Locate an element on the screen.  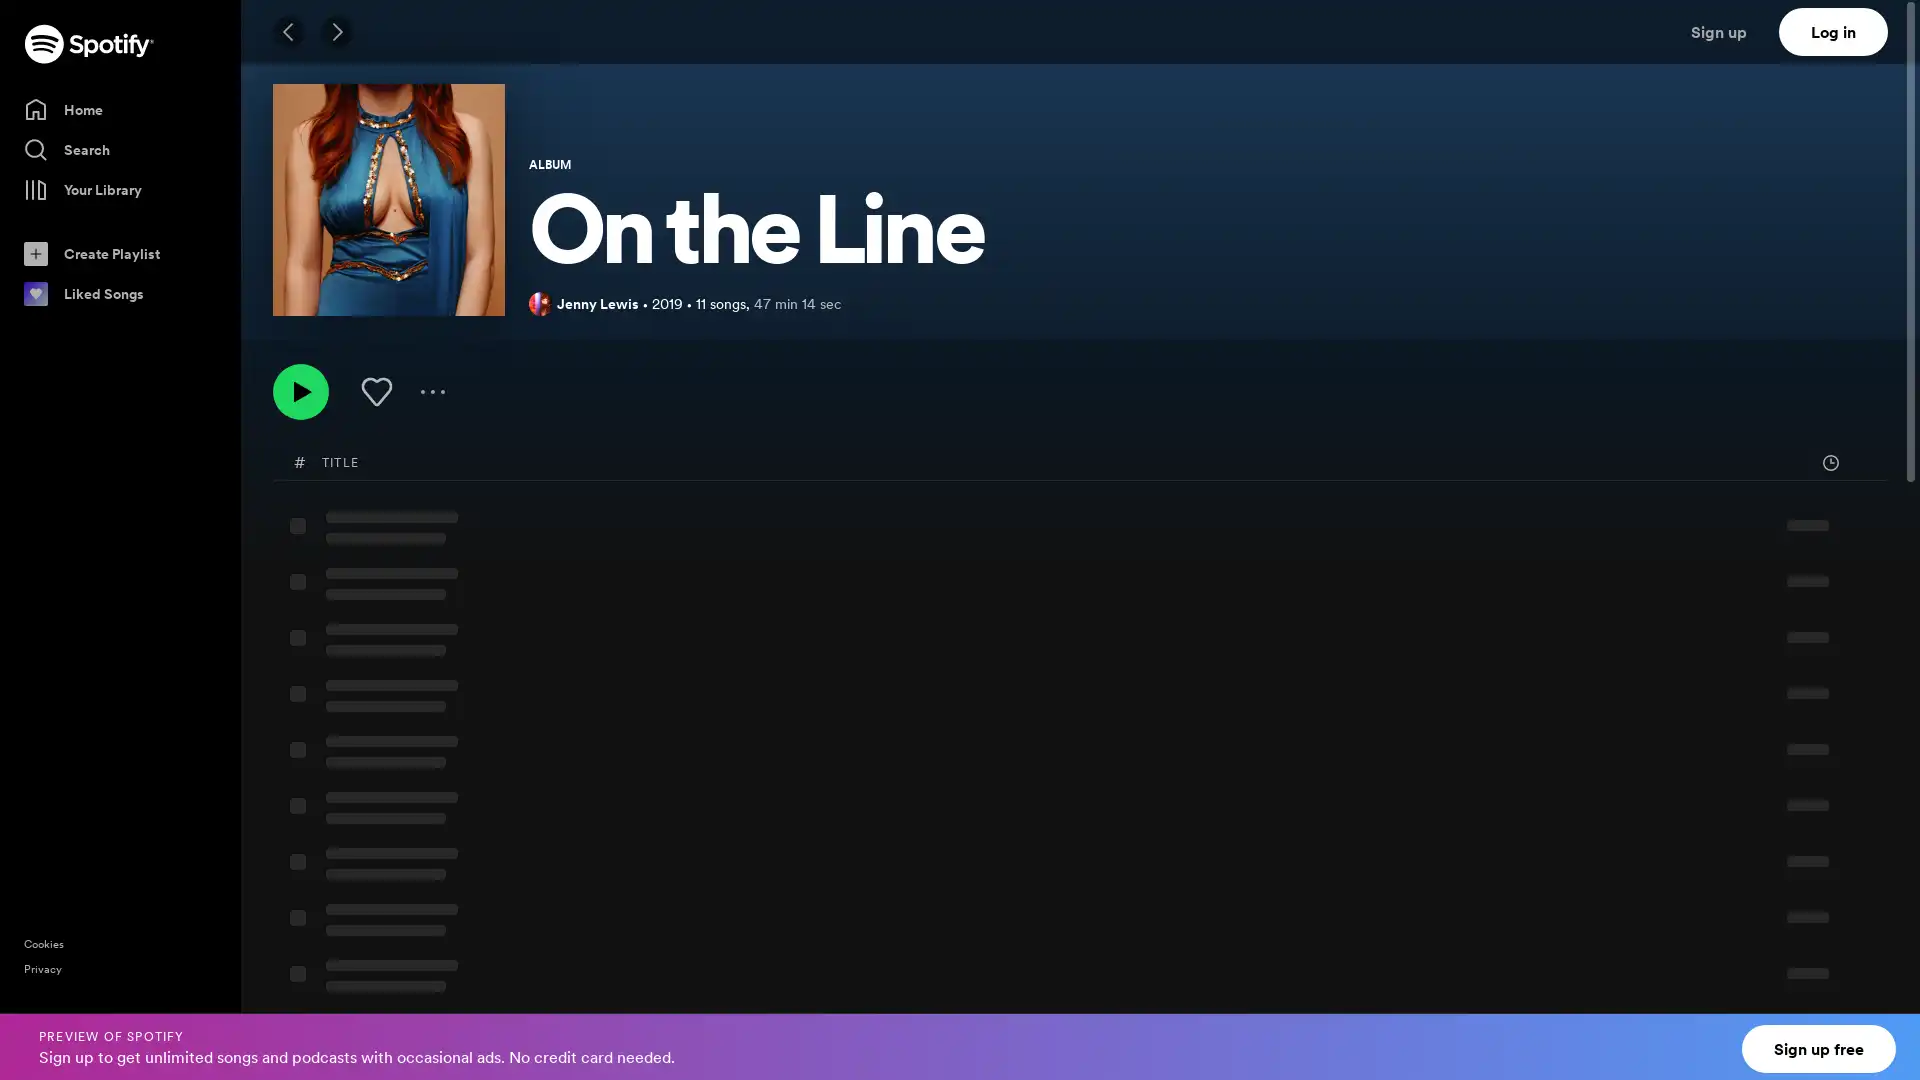
Play Little White Dove by Jenny Lewis is located at coordinates (297, 918).